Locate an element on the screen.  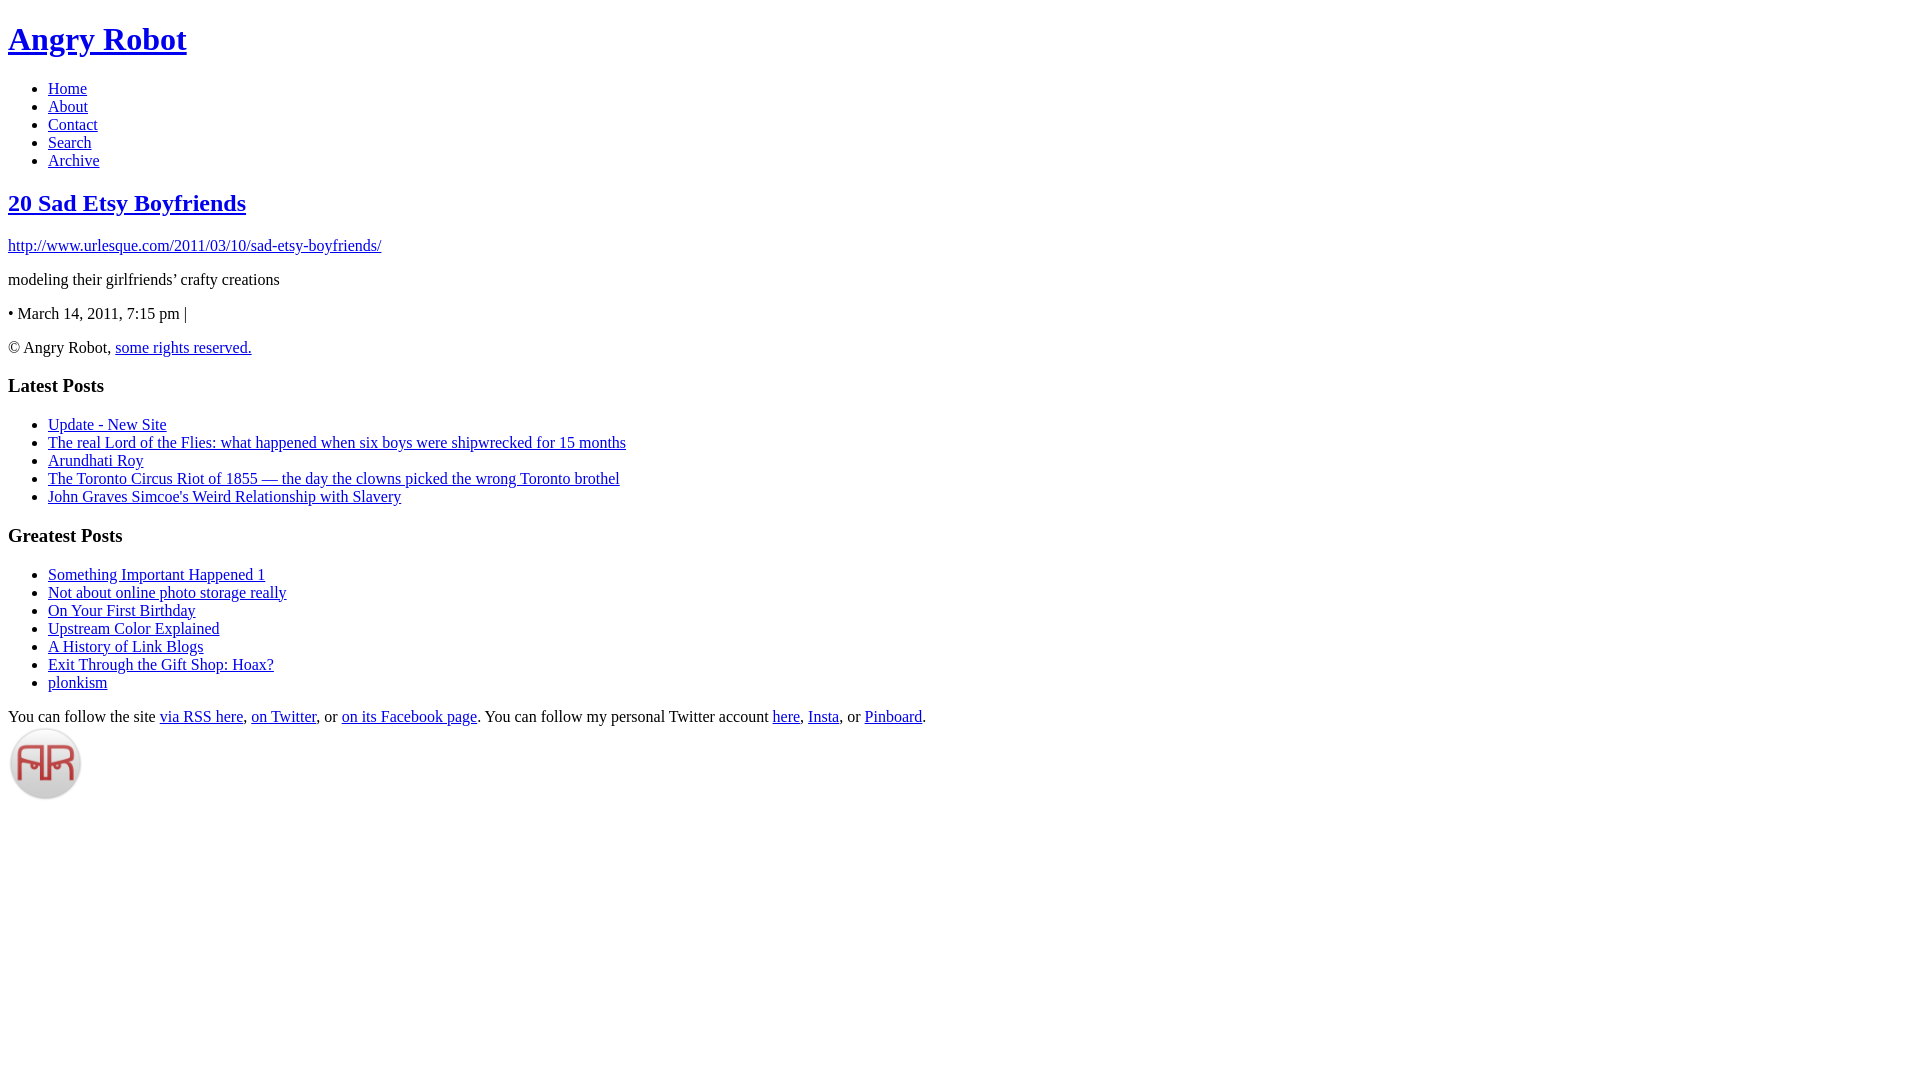
'Update - New Site' is located at coordinates (106, 423).